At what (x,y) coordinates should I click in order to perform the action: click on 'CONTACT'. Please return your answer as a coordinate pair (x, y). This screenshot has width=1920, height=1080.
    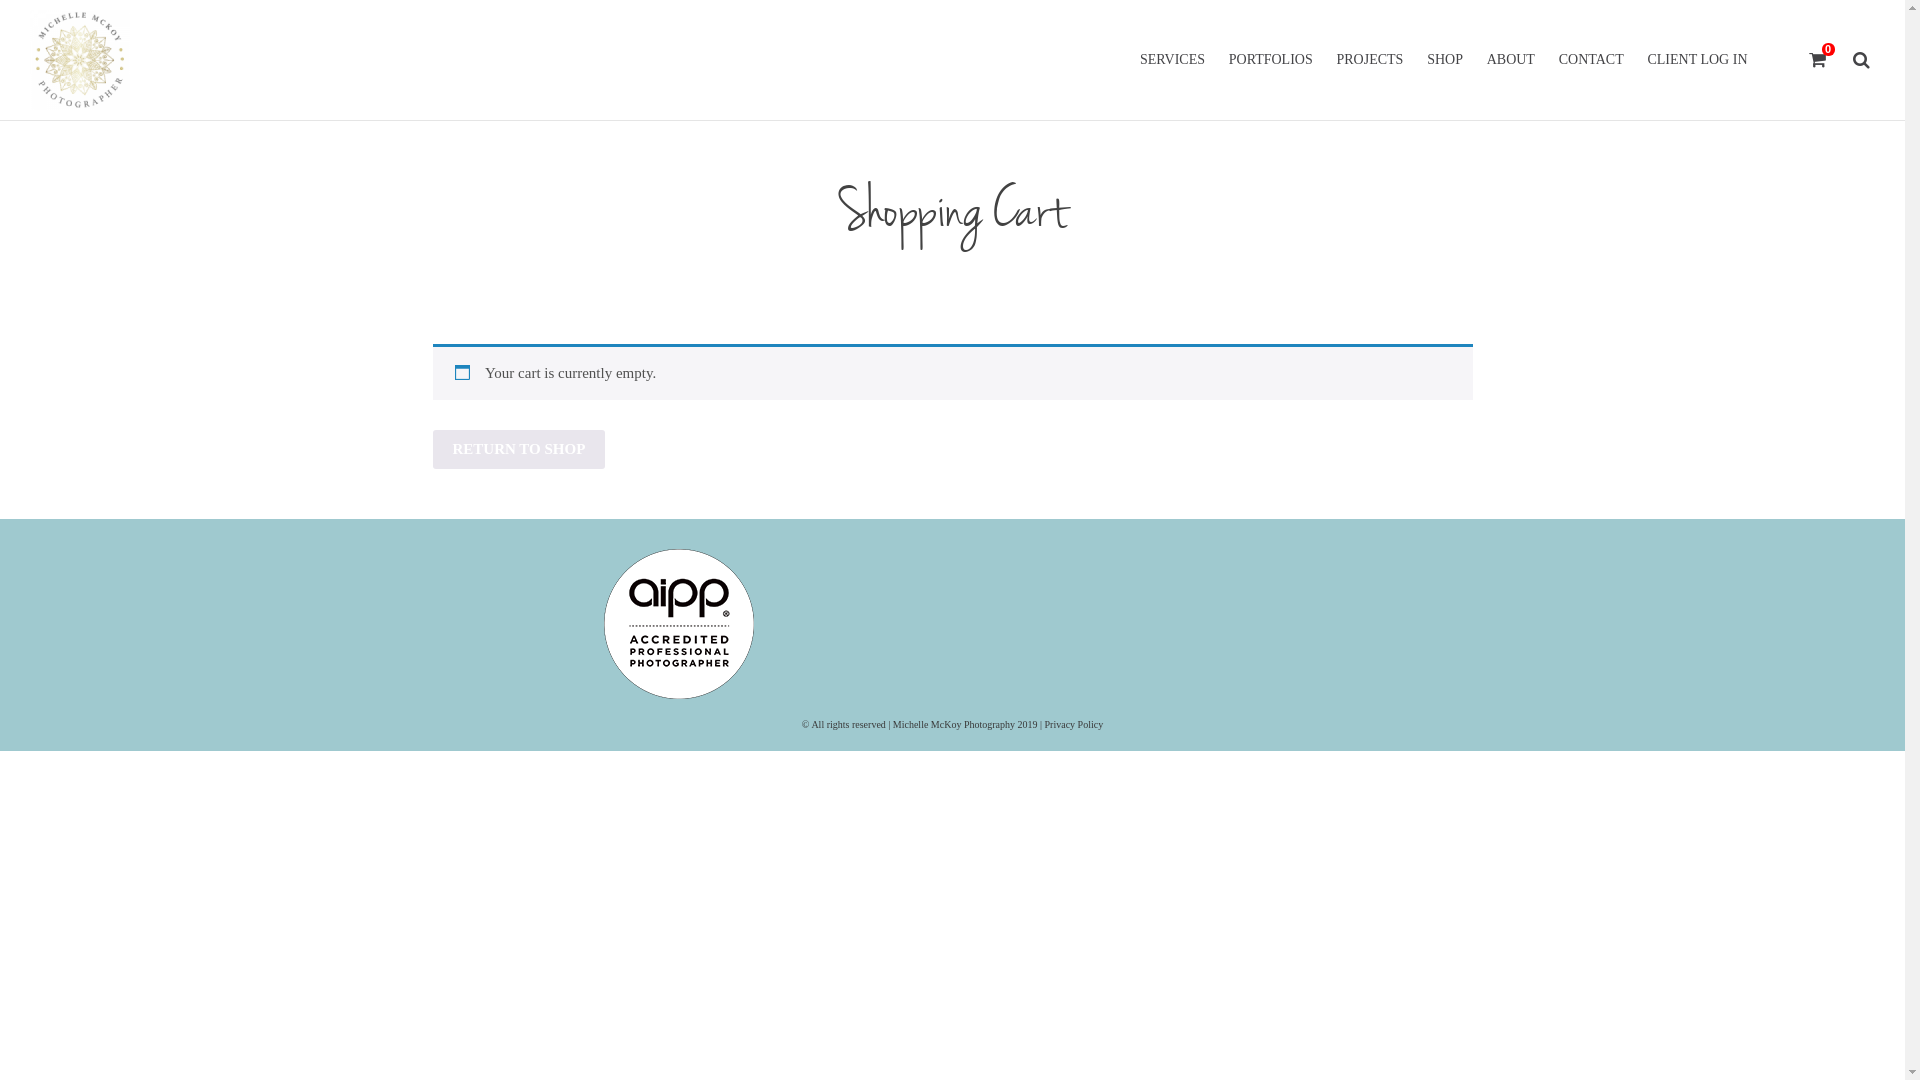
    Looking at the image, I should click on (1590, 59).